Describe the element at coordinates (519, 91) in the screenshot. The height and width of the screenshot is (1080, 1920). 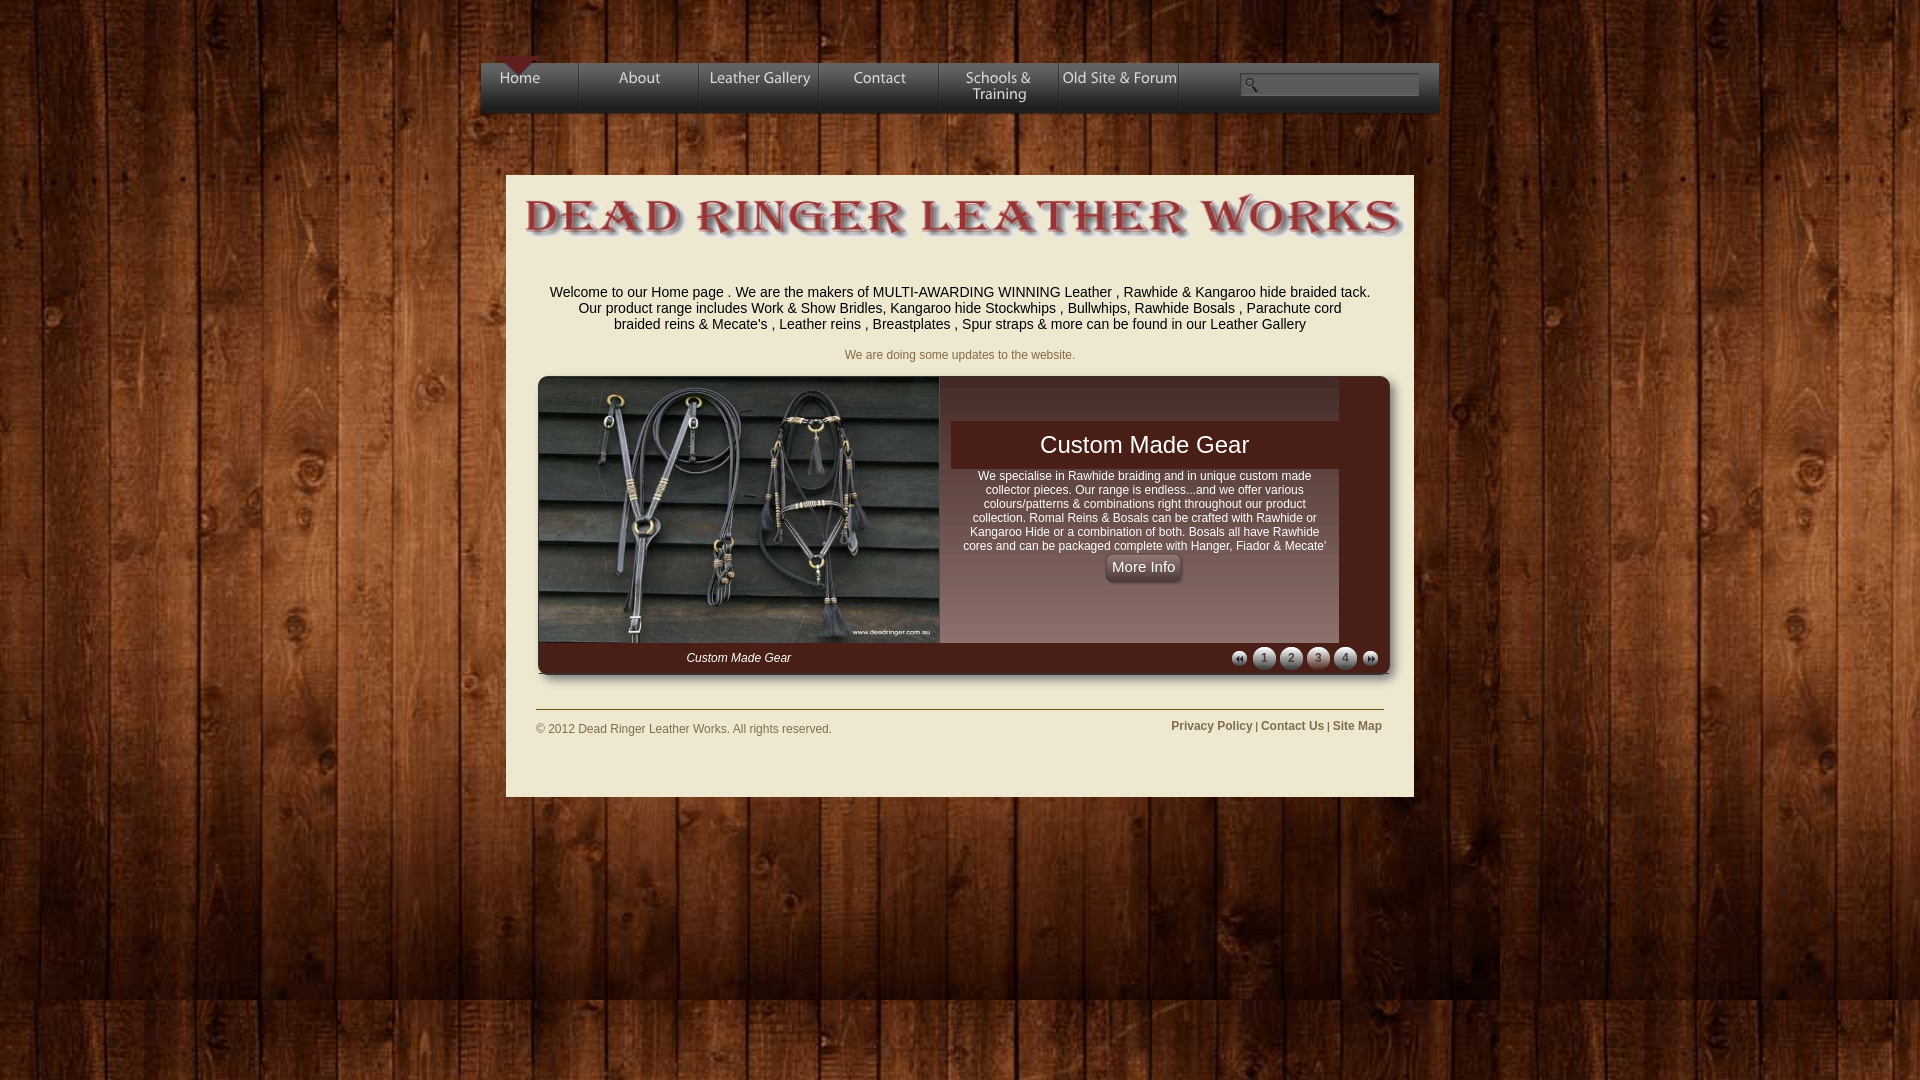
I see `'Home'` at that location.